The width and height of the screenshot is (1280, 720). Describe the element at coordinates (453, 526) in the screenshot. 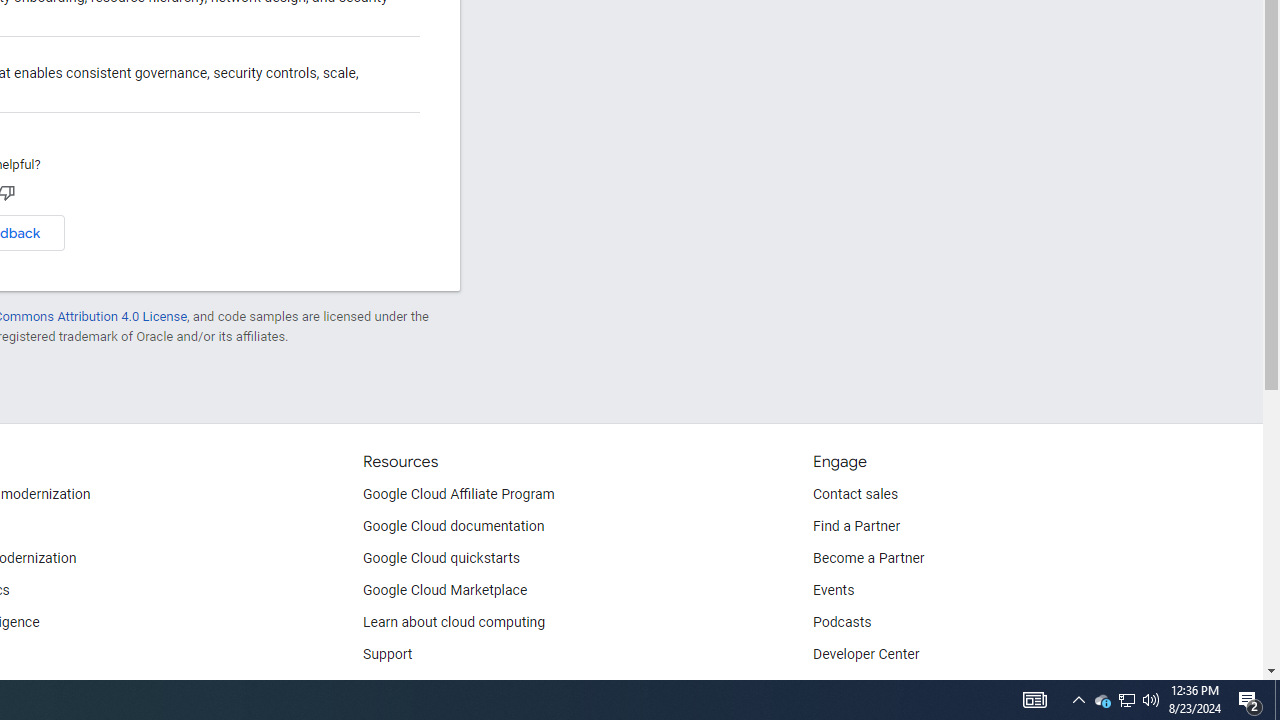

I see `'Google Cloud documentation'` at that location.